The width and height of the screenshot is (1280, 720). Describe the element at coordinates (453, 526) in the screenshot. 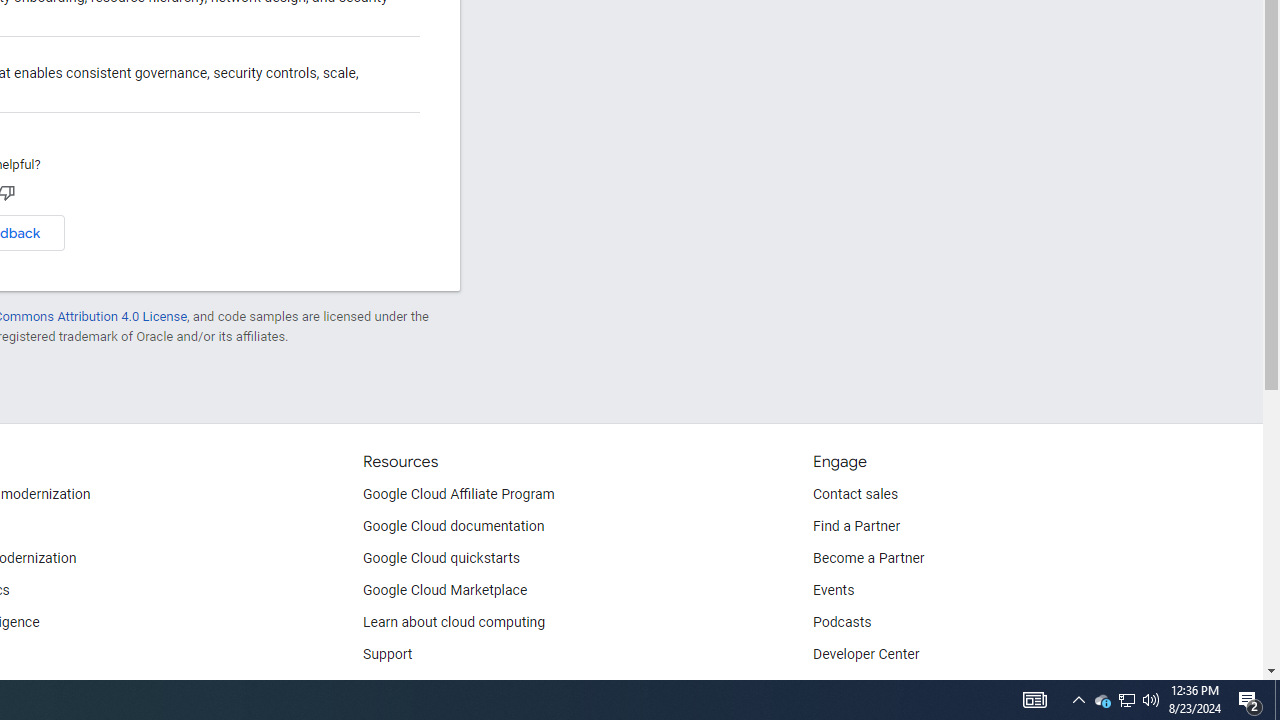

I see `'Google Cloud documentation'` at that location.